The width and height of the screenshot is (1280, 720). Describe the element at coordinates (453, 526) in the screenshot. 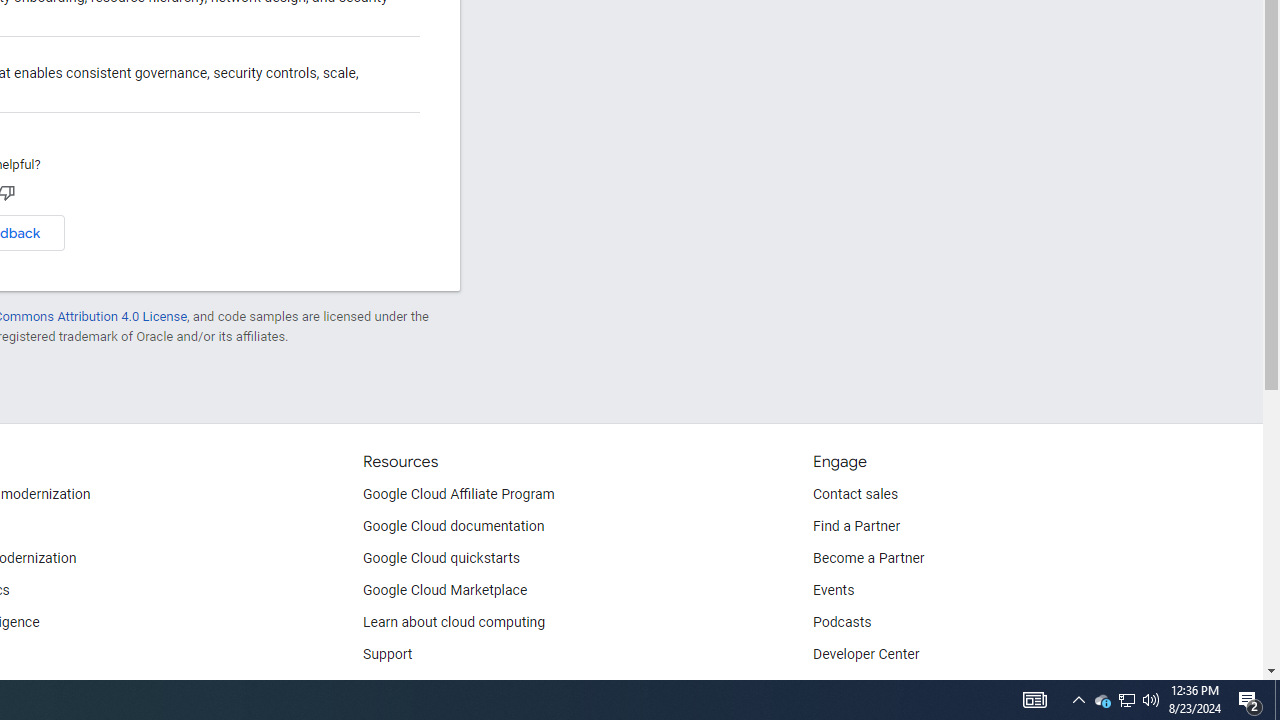

I see `'Google Cloud documentation'` at that location.